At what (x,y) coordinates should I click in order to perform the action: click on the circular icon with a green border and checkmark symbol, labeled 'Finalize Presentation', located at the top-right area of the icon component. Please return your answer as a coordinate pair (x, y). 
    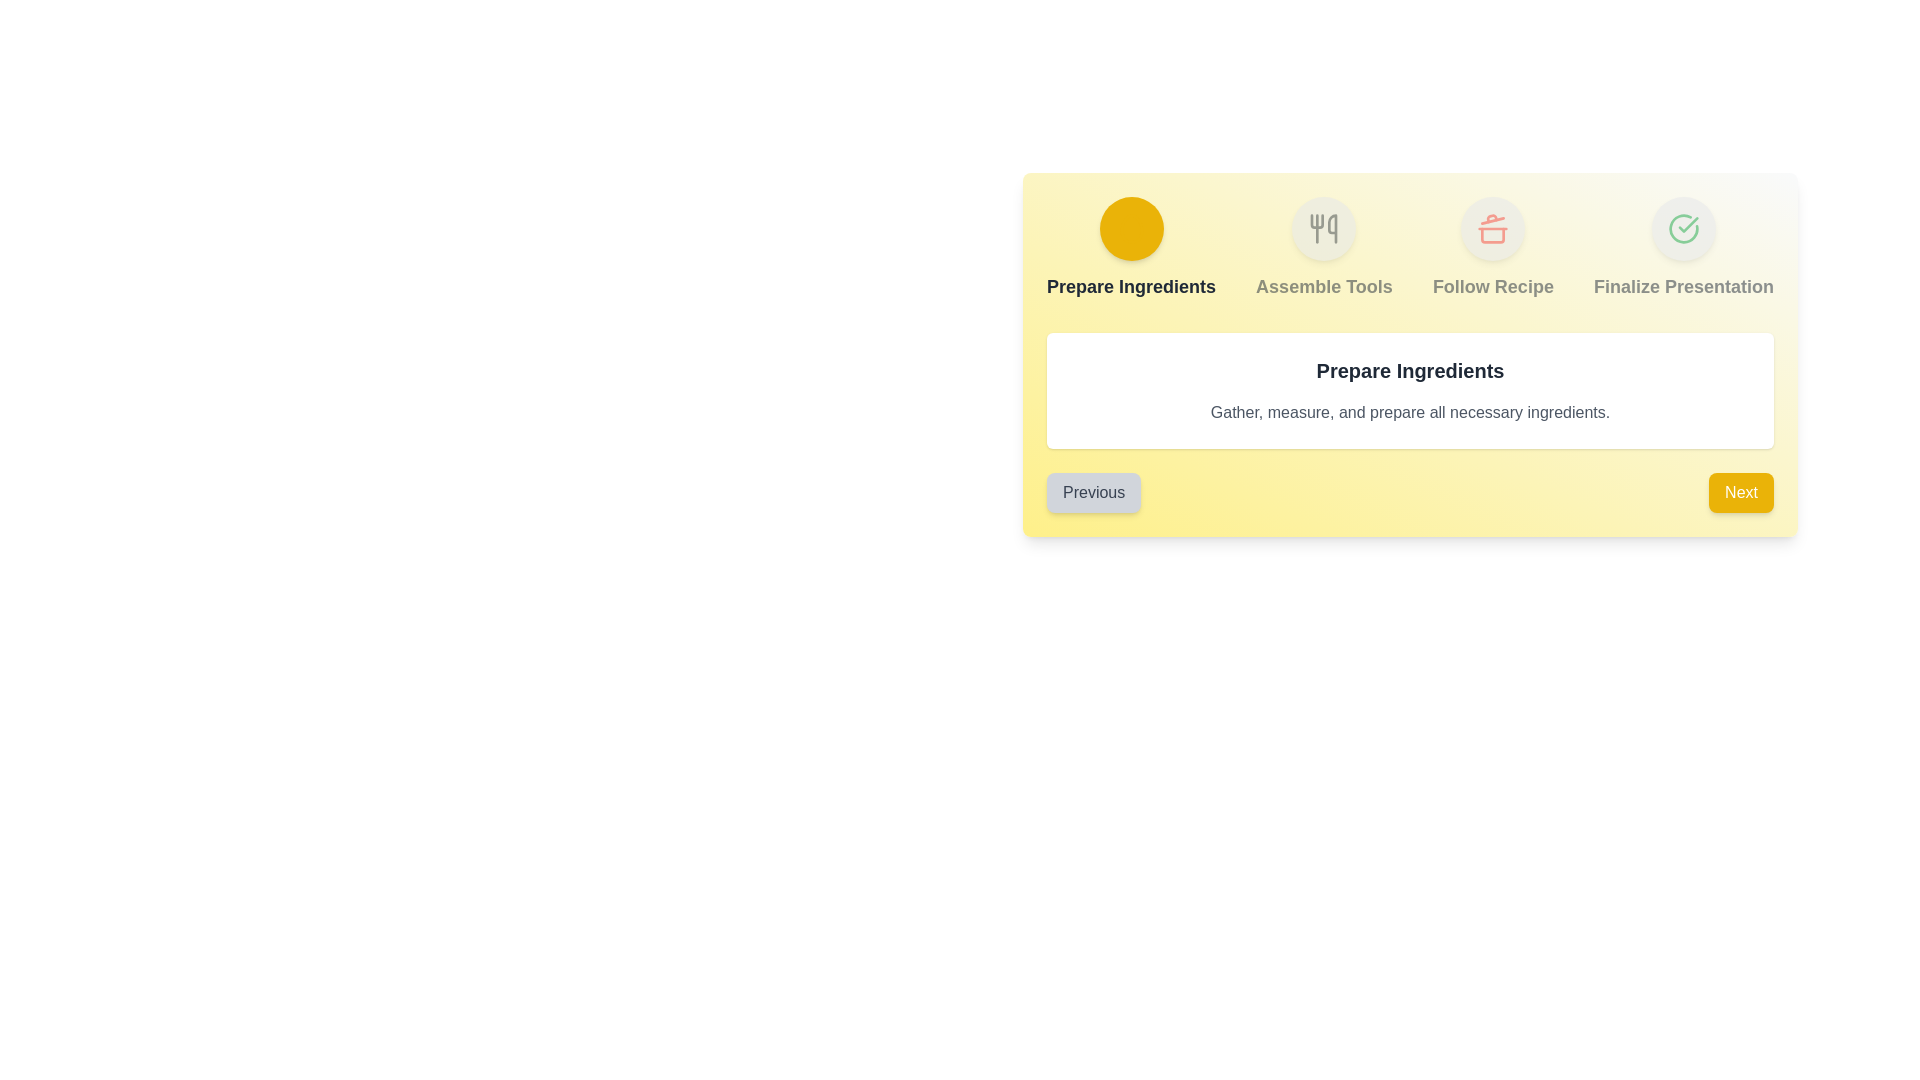
    Looking at the image, I should click on (1683, 227).